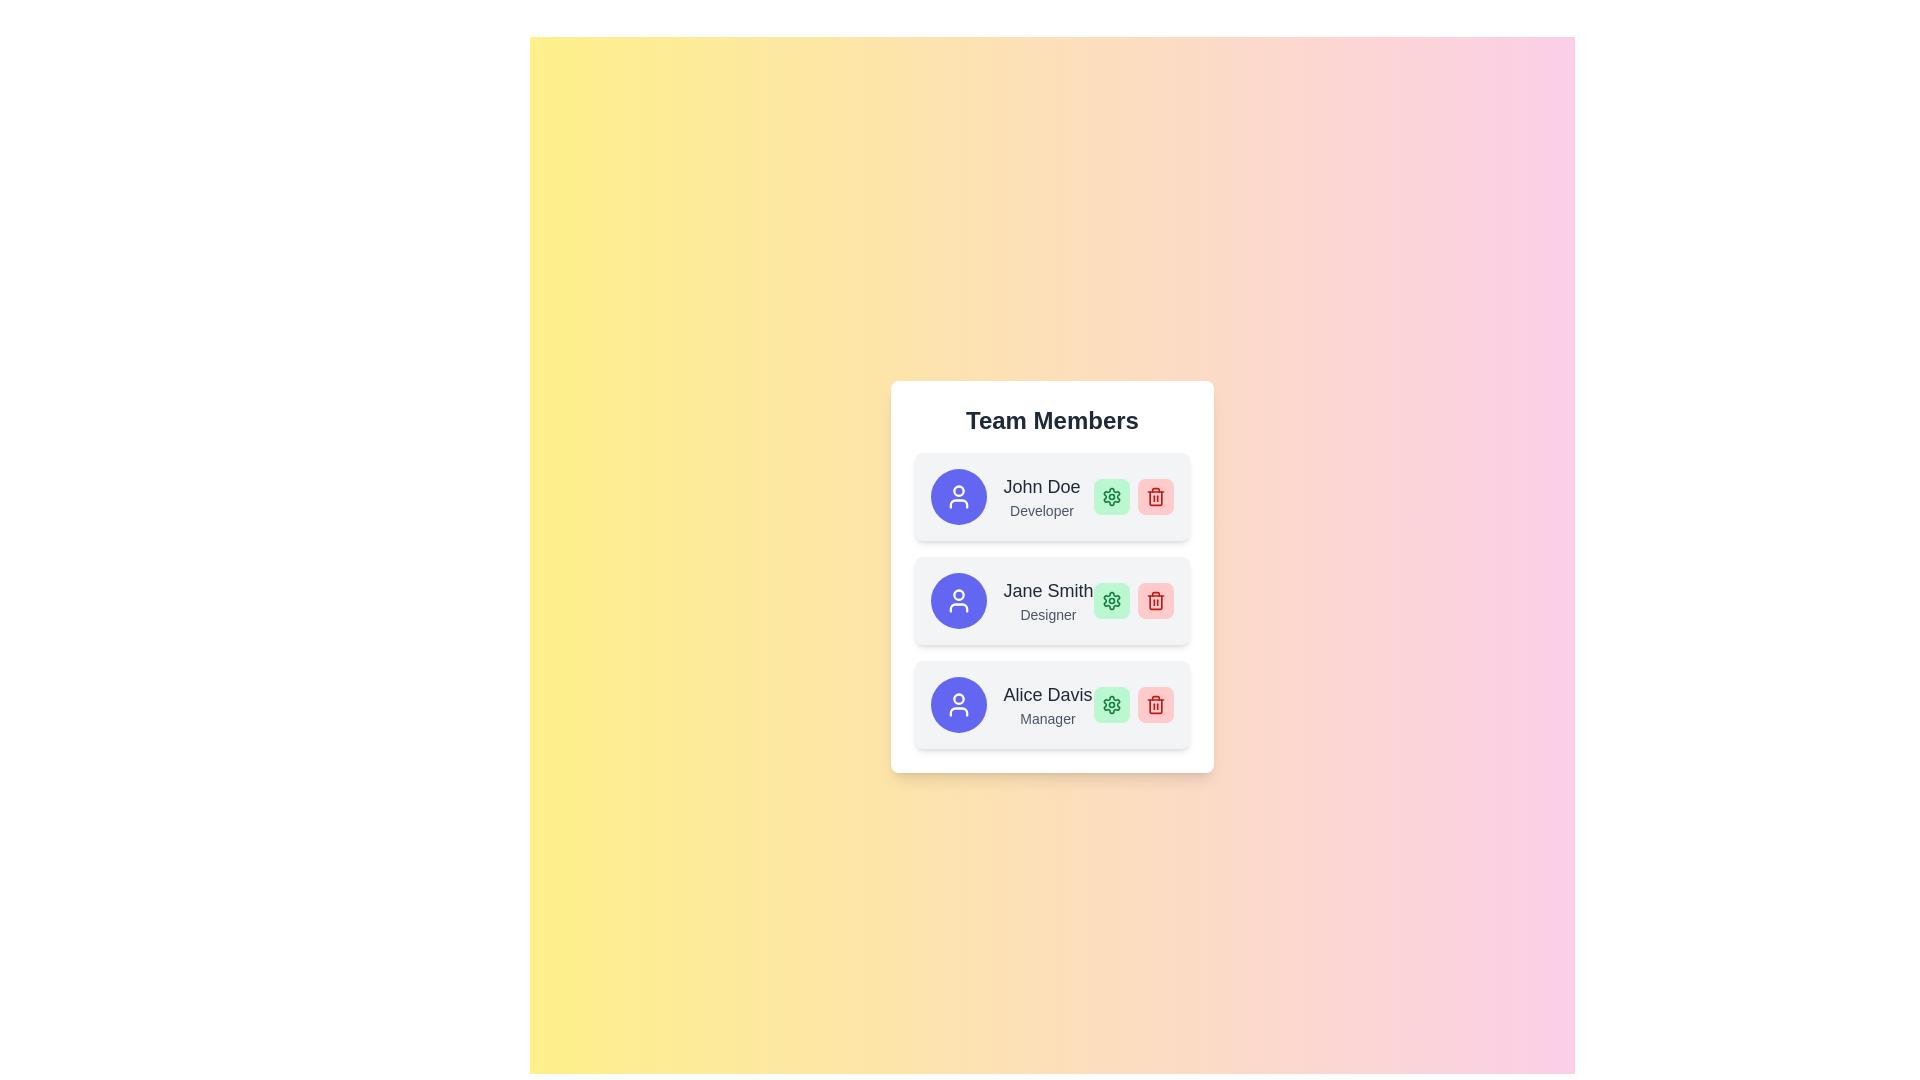  What do you see at coordinates (1155, 704) in the screenshot?
I see `the delete button for the team member 'Alice Davis', located on the right side of the third row in the list of team members` at bounding box center [1155, 704].